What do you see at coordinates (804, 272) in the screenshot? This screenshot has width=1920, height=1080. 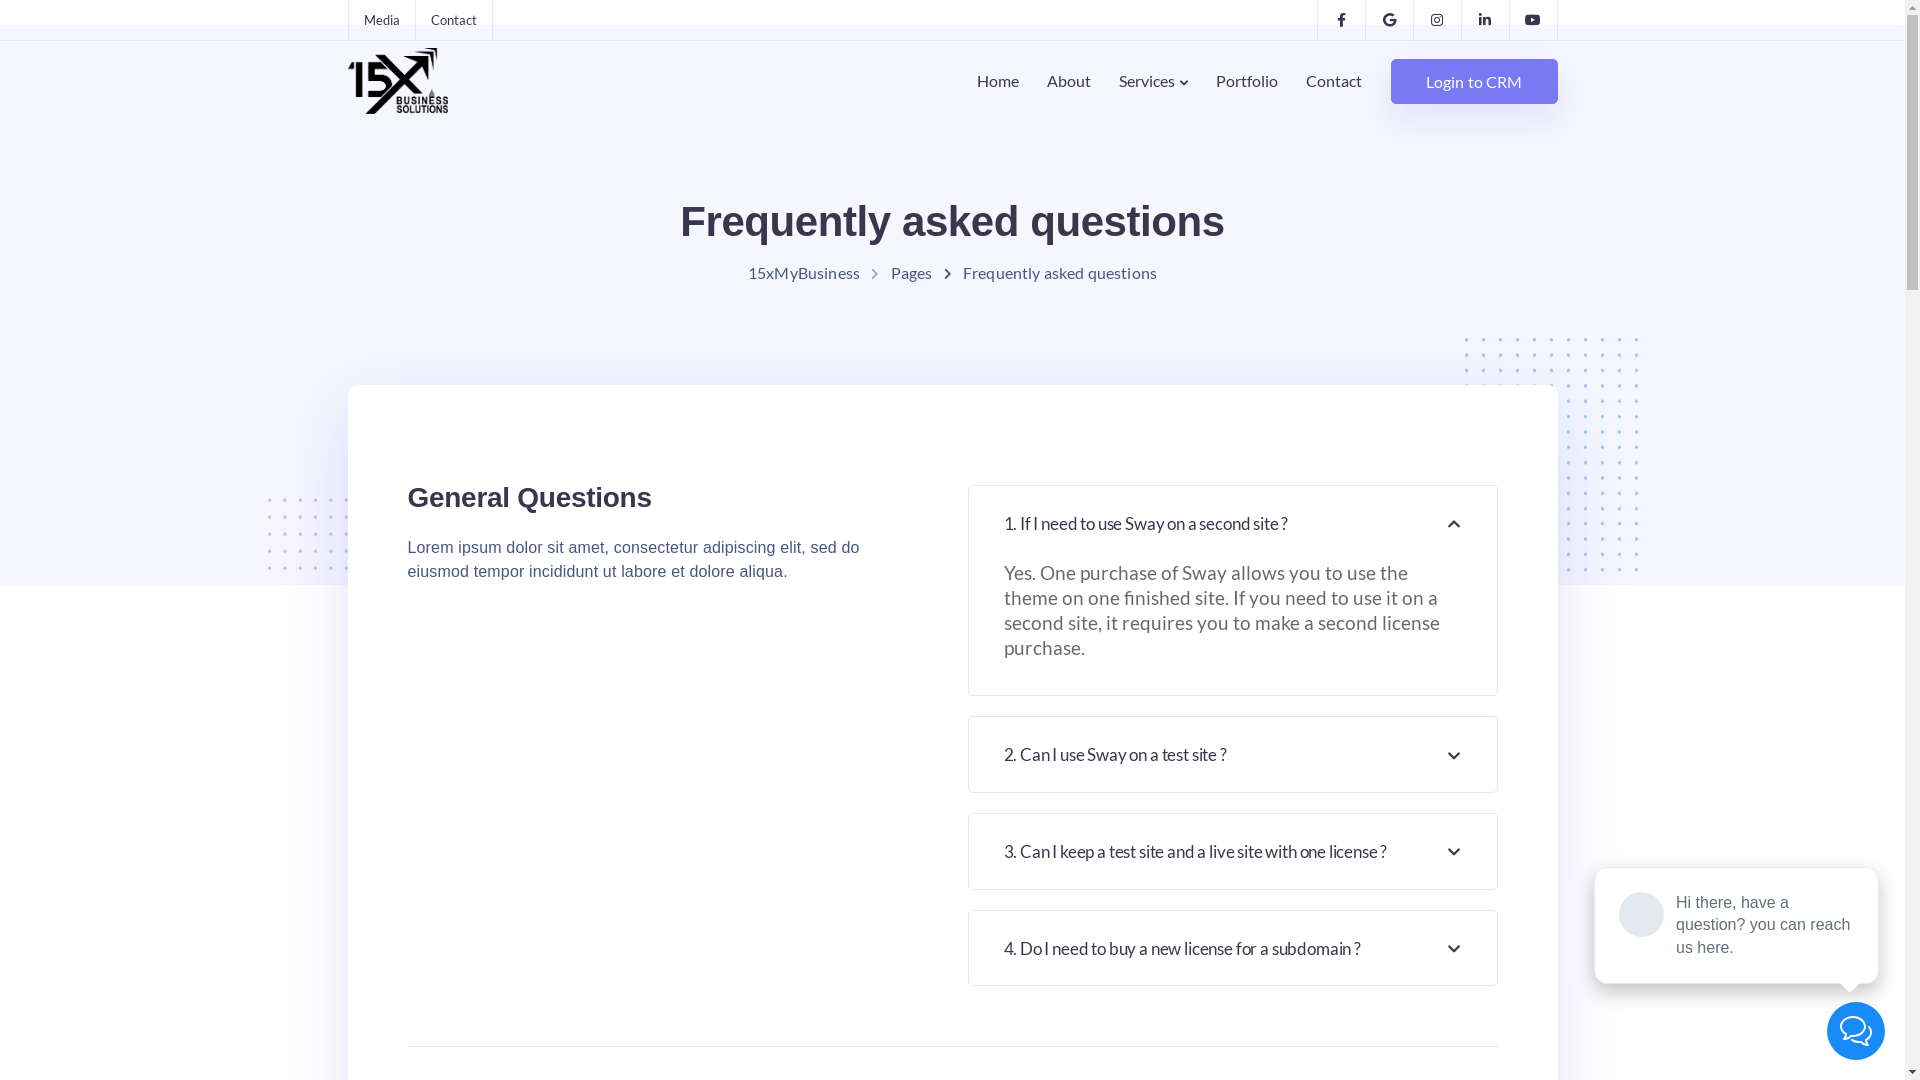 I see `'15xMyBusiness'` at bounding box center [804, 272].